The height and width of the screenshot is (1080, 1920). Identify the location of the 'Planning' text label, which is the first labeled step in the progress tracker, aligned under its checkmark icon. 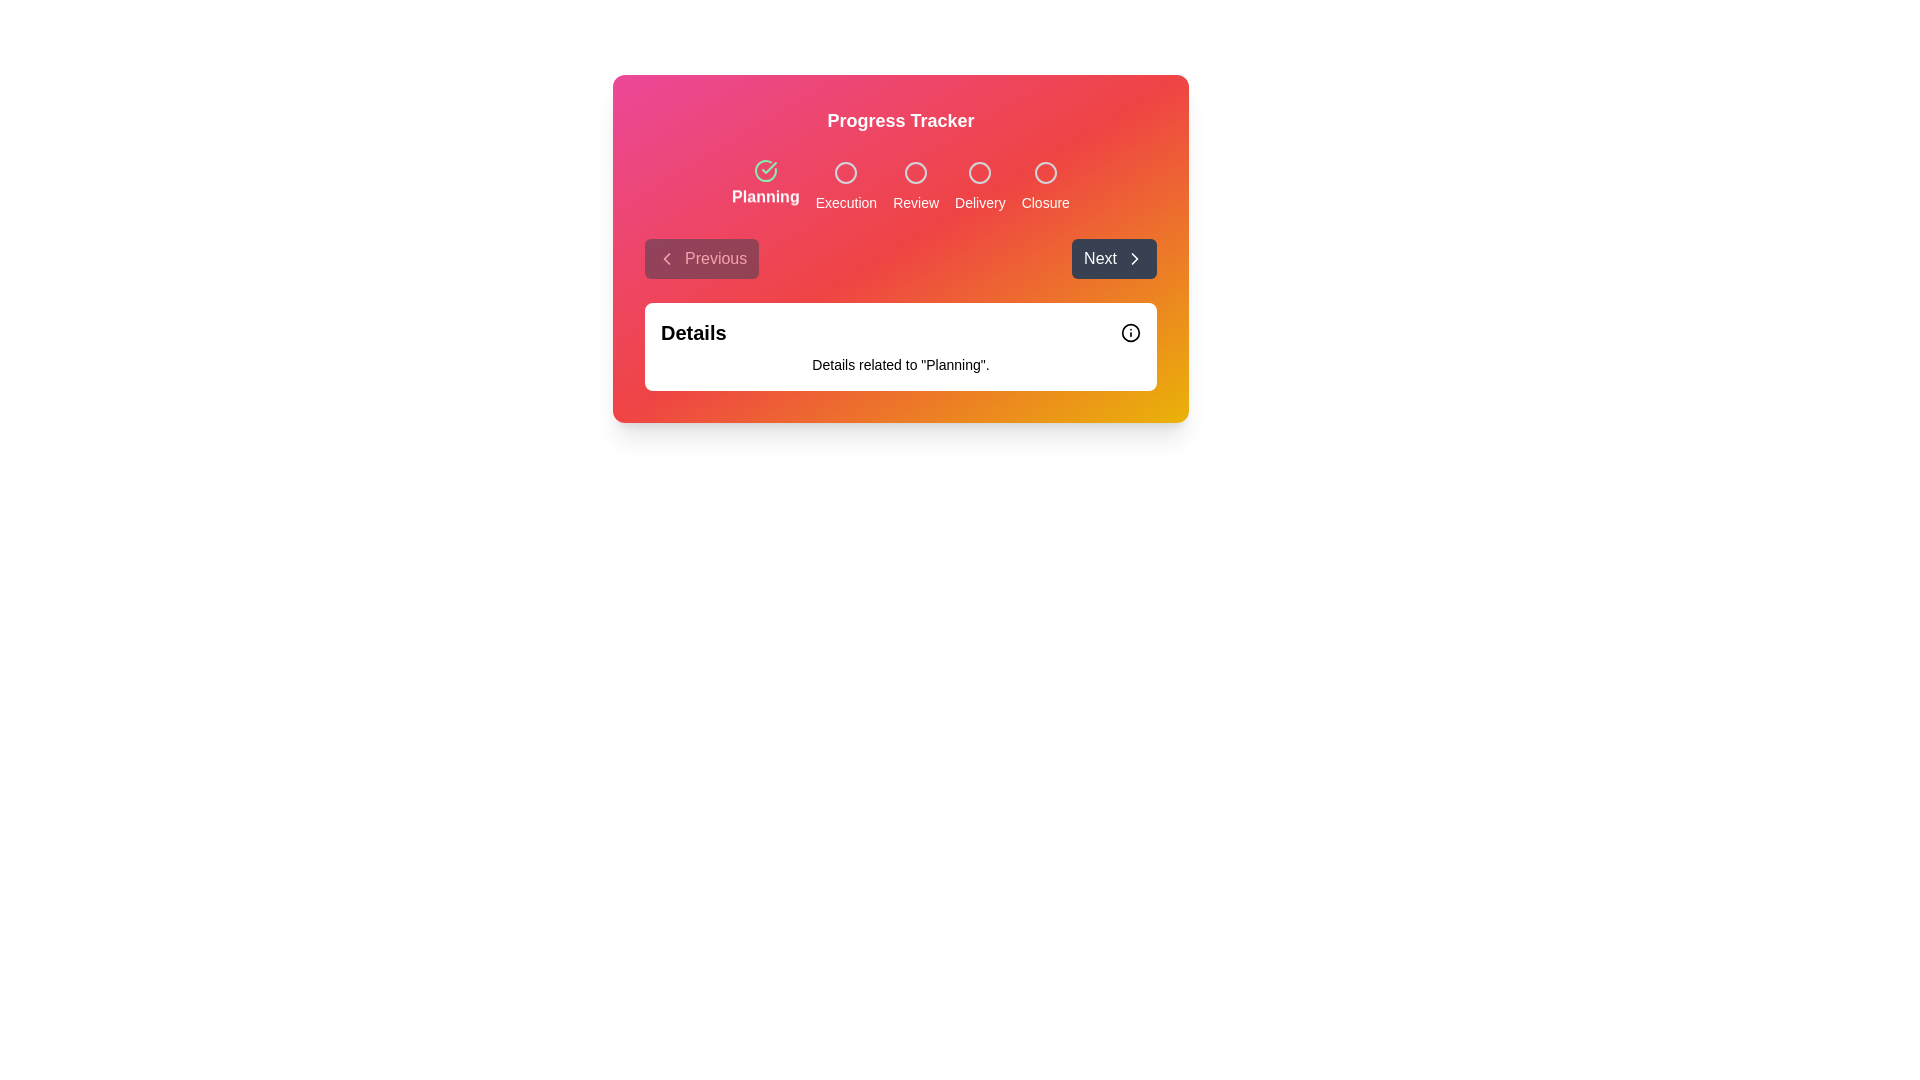
(764, 186).